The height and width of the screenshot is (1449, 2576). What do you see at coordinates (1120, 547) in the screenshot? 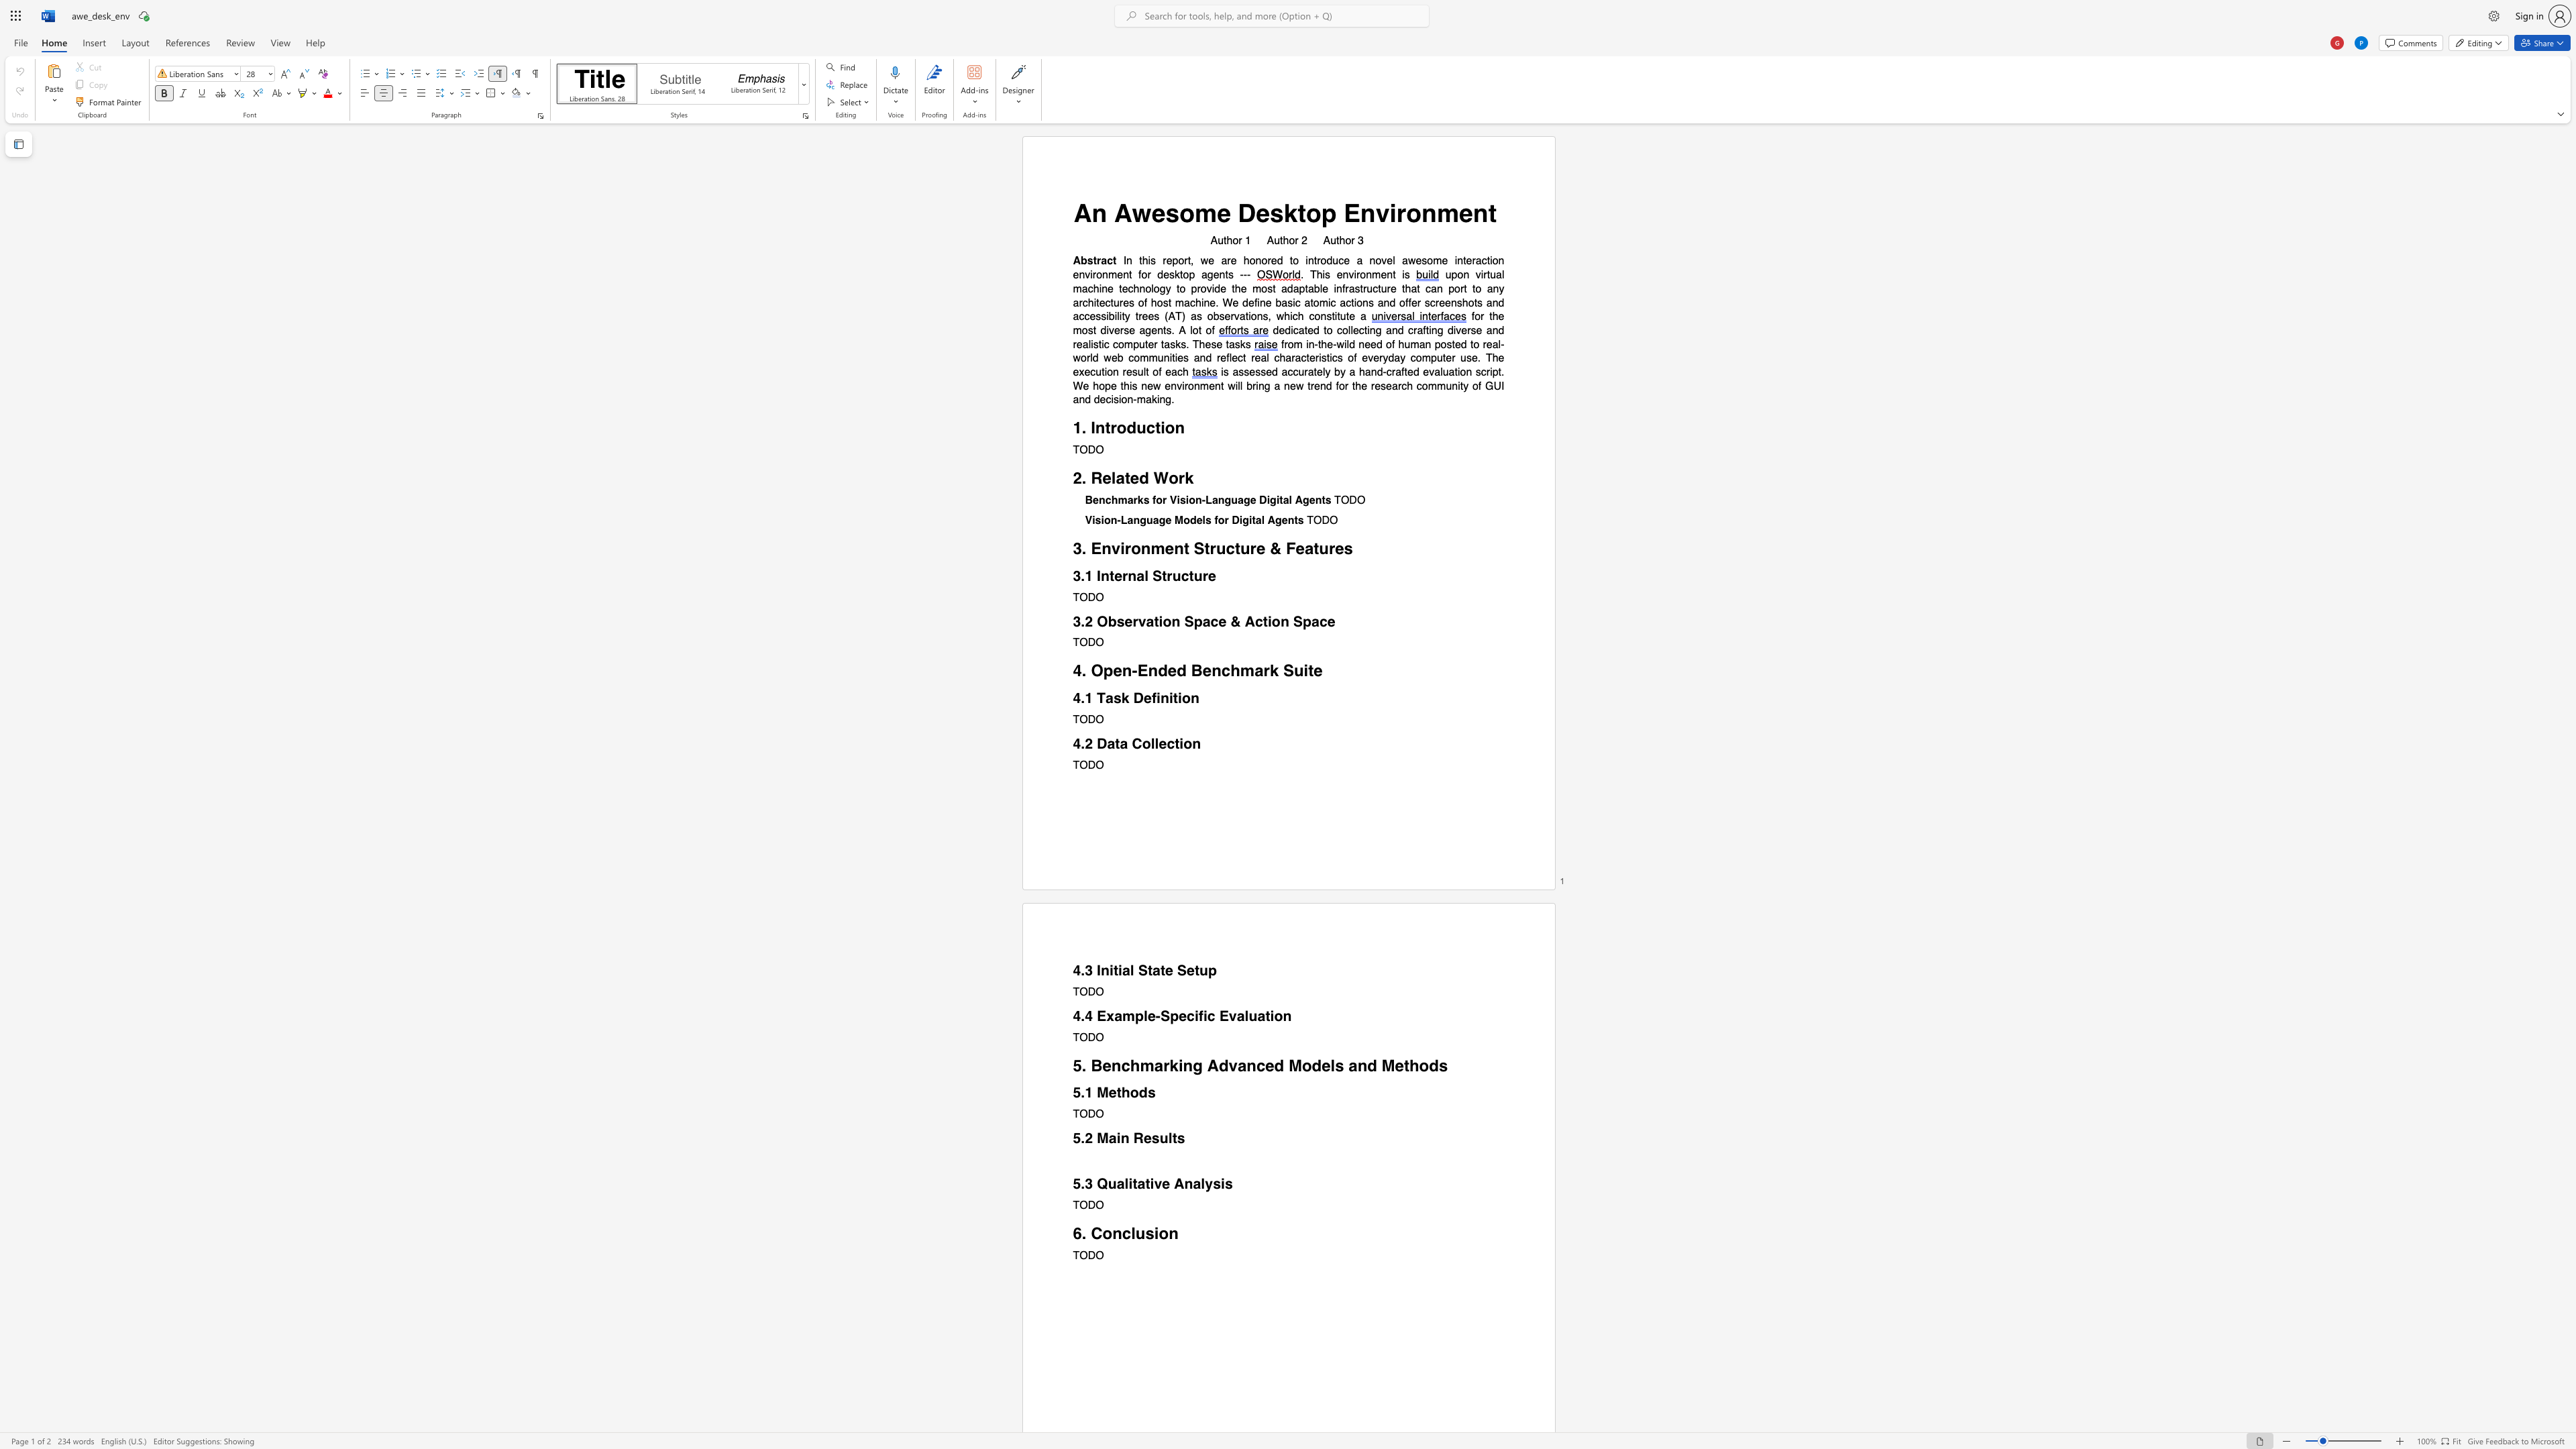
I see `the subset text "ironment Structure & Feature" within the text "3. Environment Structure & Features"` at bounding box center [1120, 547].